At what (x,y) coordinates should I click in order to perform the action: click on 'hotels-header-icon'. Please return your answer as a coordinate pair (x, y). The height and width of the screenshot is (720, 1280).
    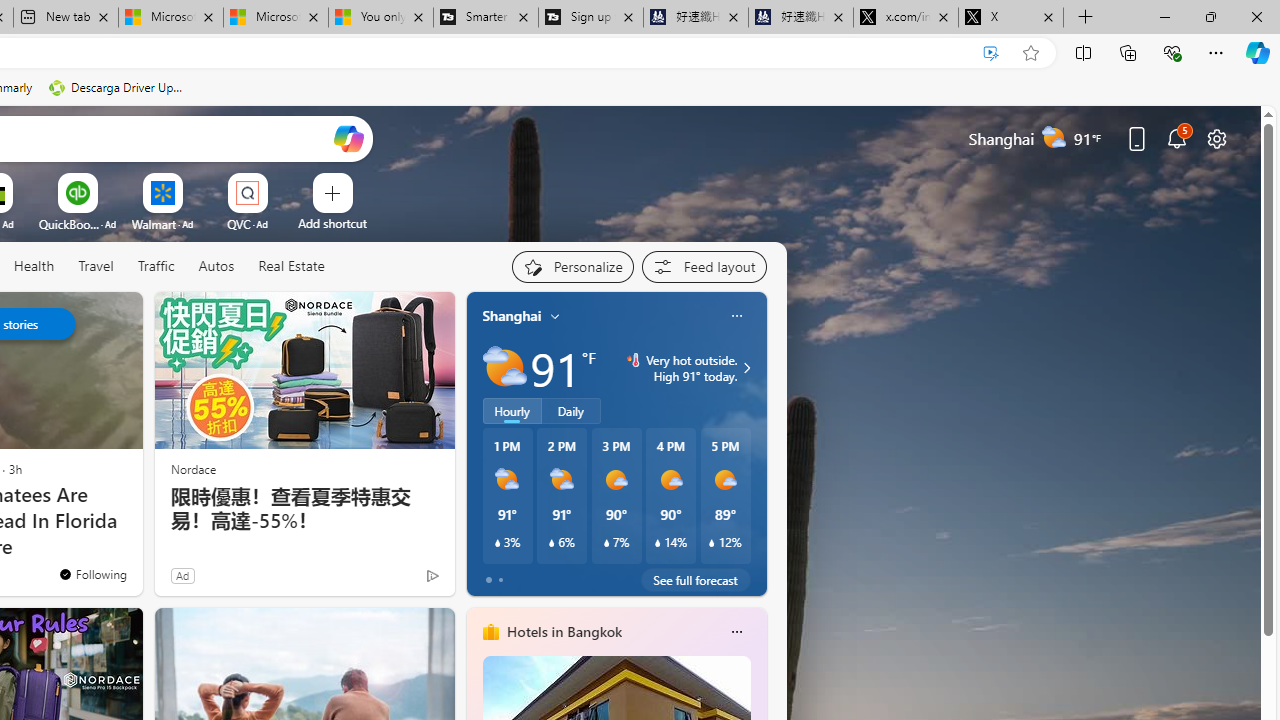
    Looking at the image, I should click on (490, 632).